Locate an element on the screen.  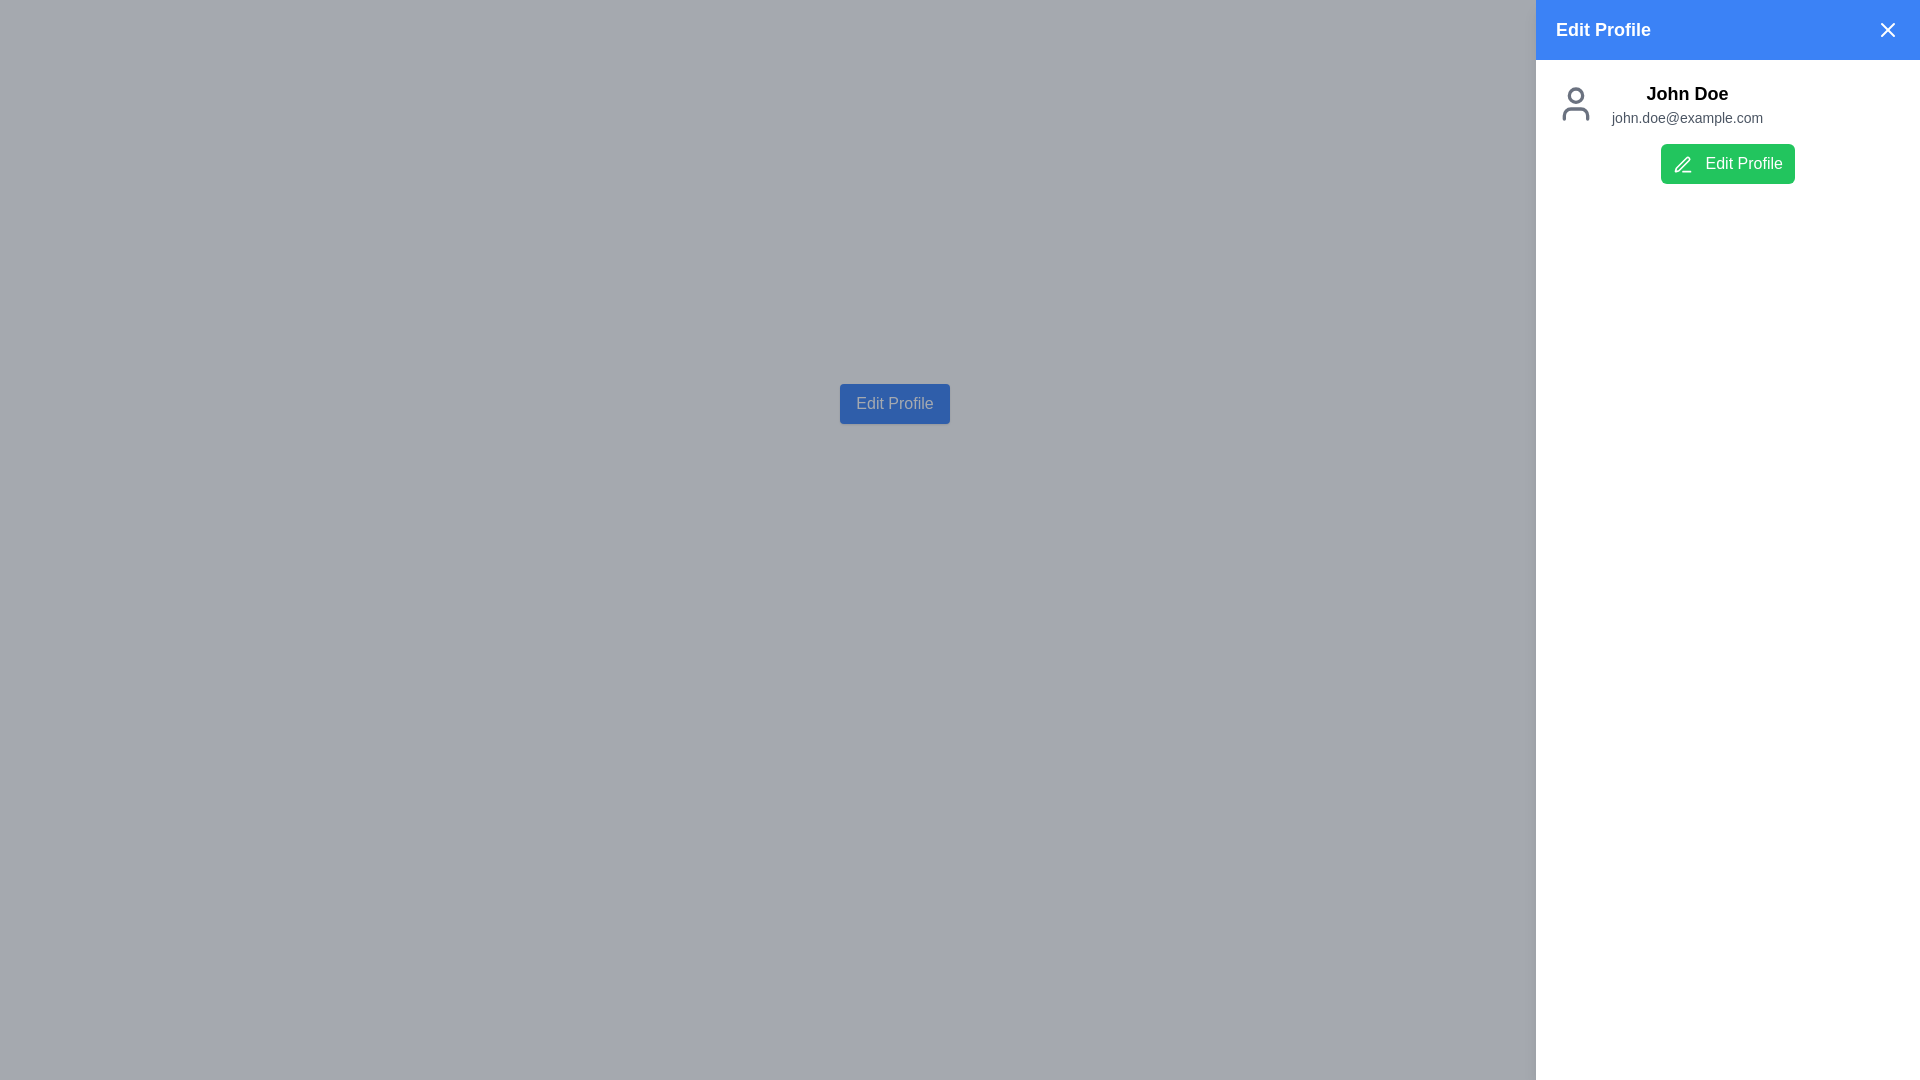
the pen icon located within the green 'Edit Profile' button, positioned to the immediate left of the 'Edit Profile' text, for potential visual feedback is located at coordinates (1682, 163).